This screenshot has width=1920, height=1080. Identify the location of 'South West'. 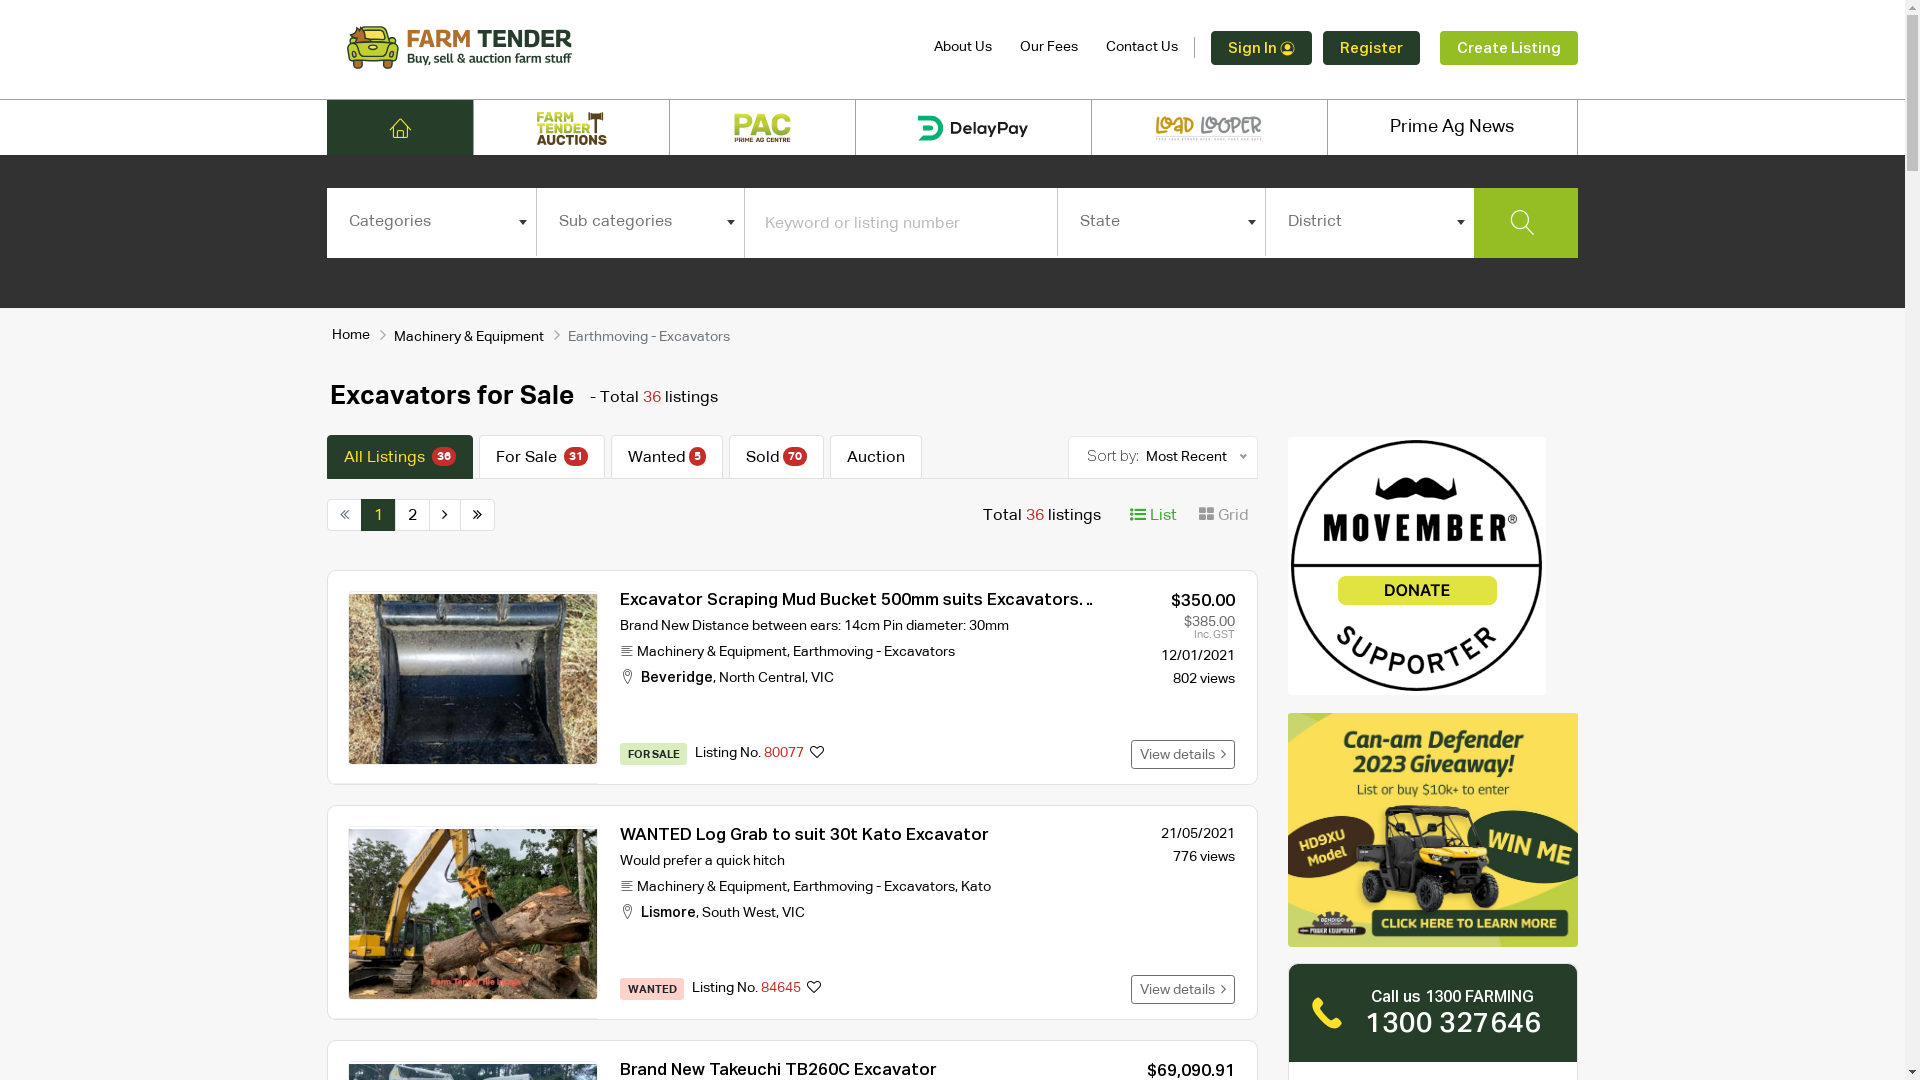
(738, 913).